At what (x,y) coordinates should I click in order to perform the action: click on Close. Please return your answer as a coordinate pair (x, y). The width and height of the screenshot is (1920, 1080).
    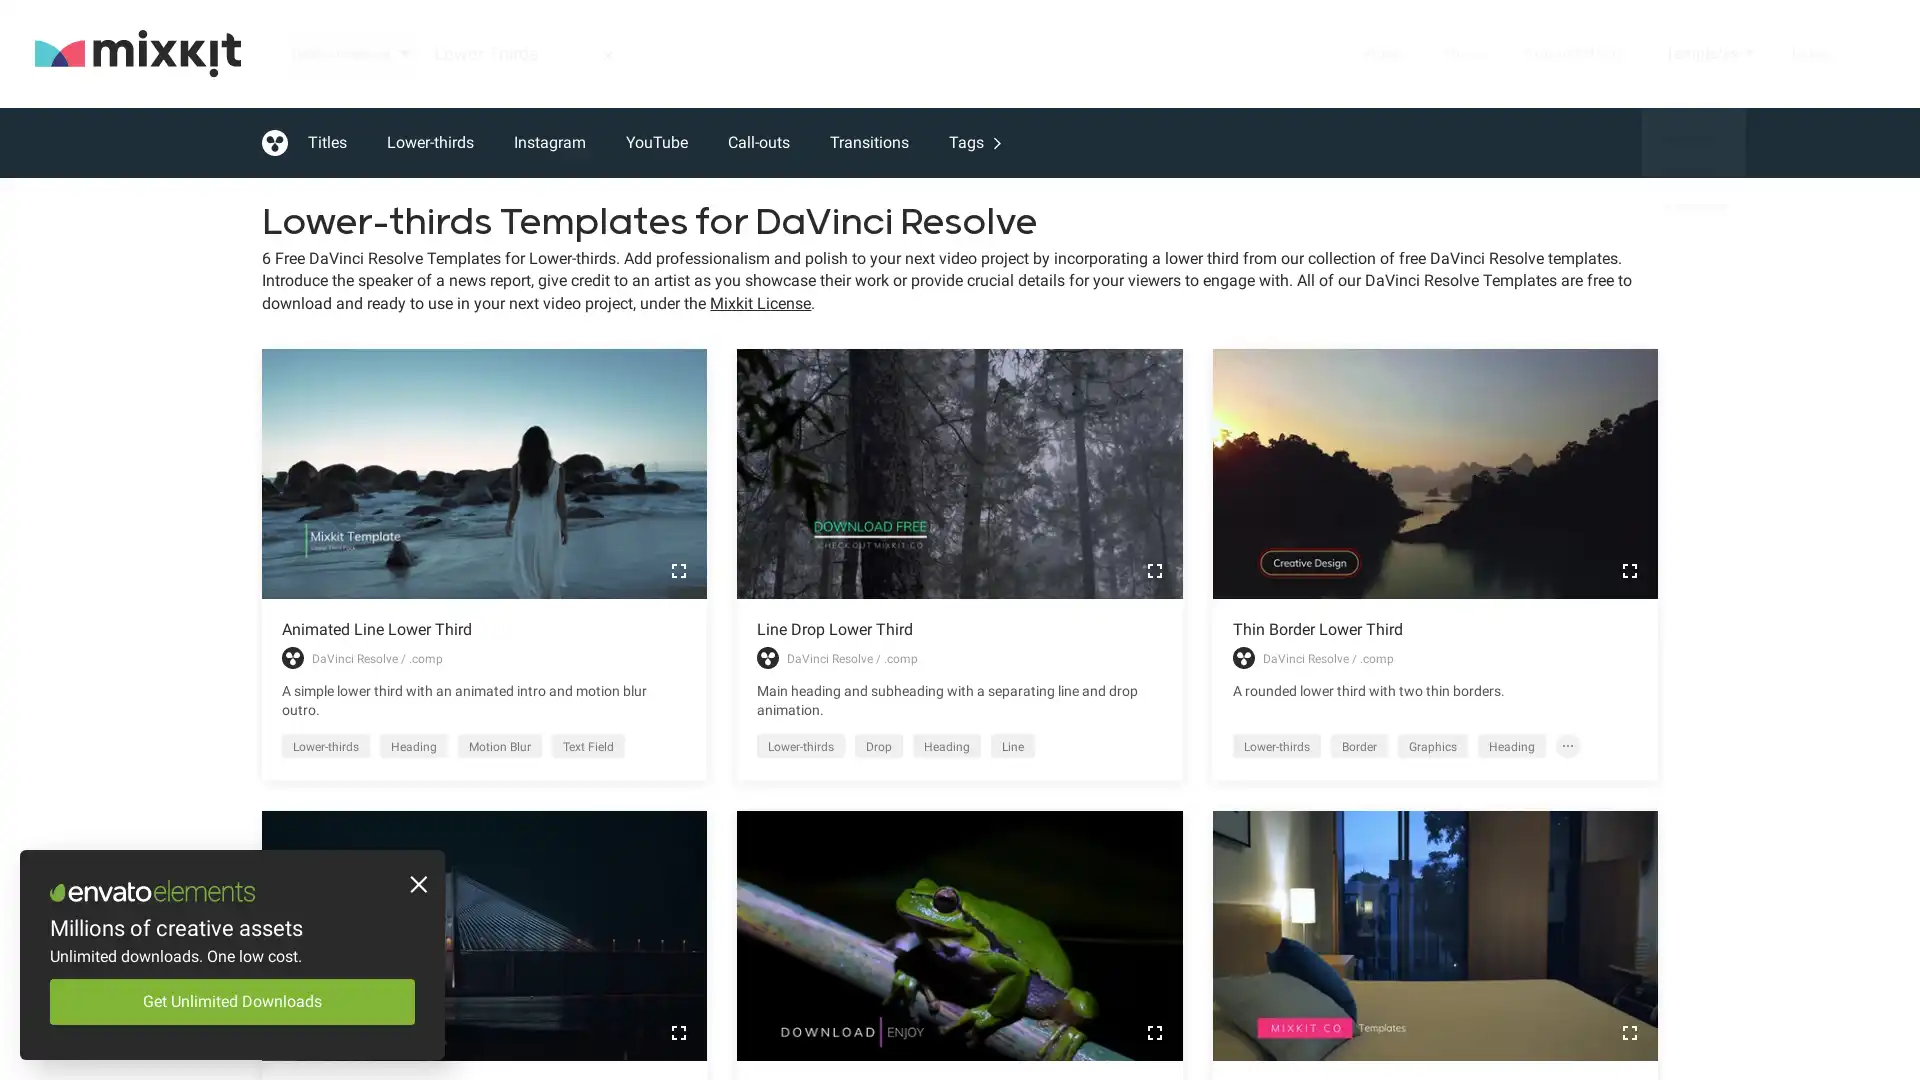
    Looking at the image, I should click on (415, 886).